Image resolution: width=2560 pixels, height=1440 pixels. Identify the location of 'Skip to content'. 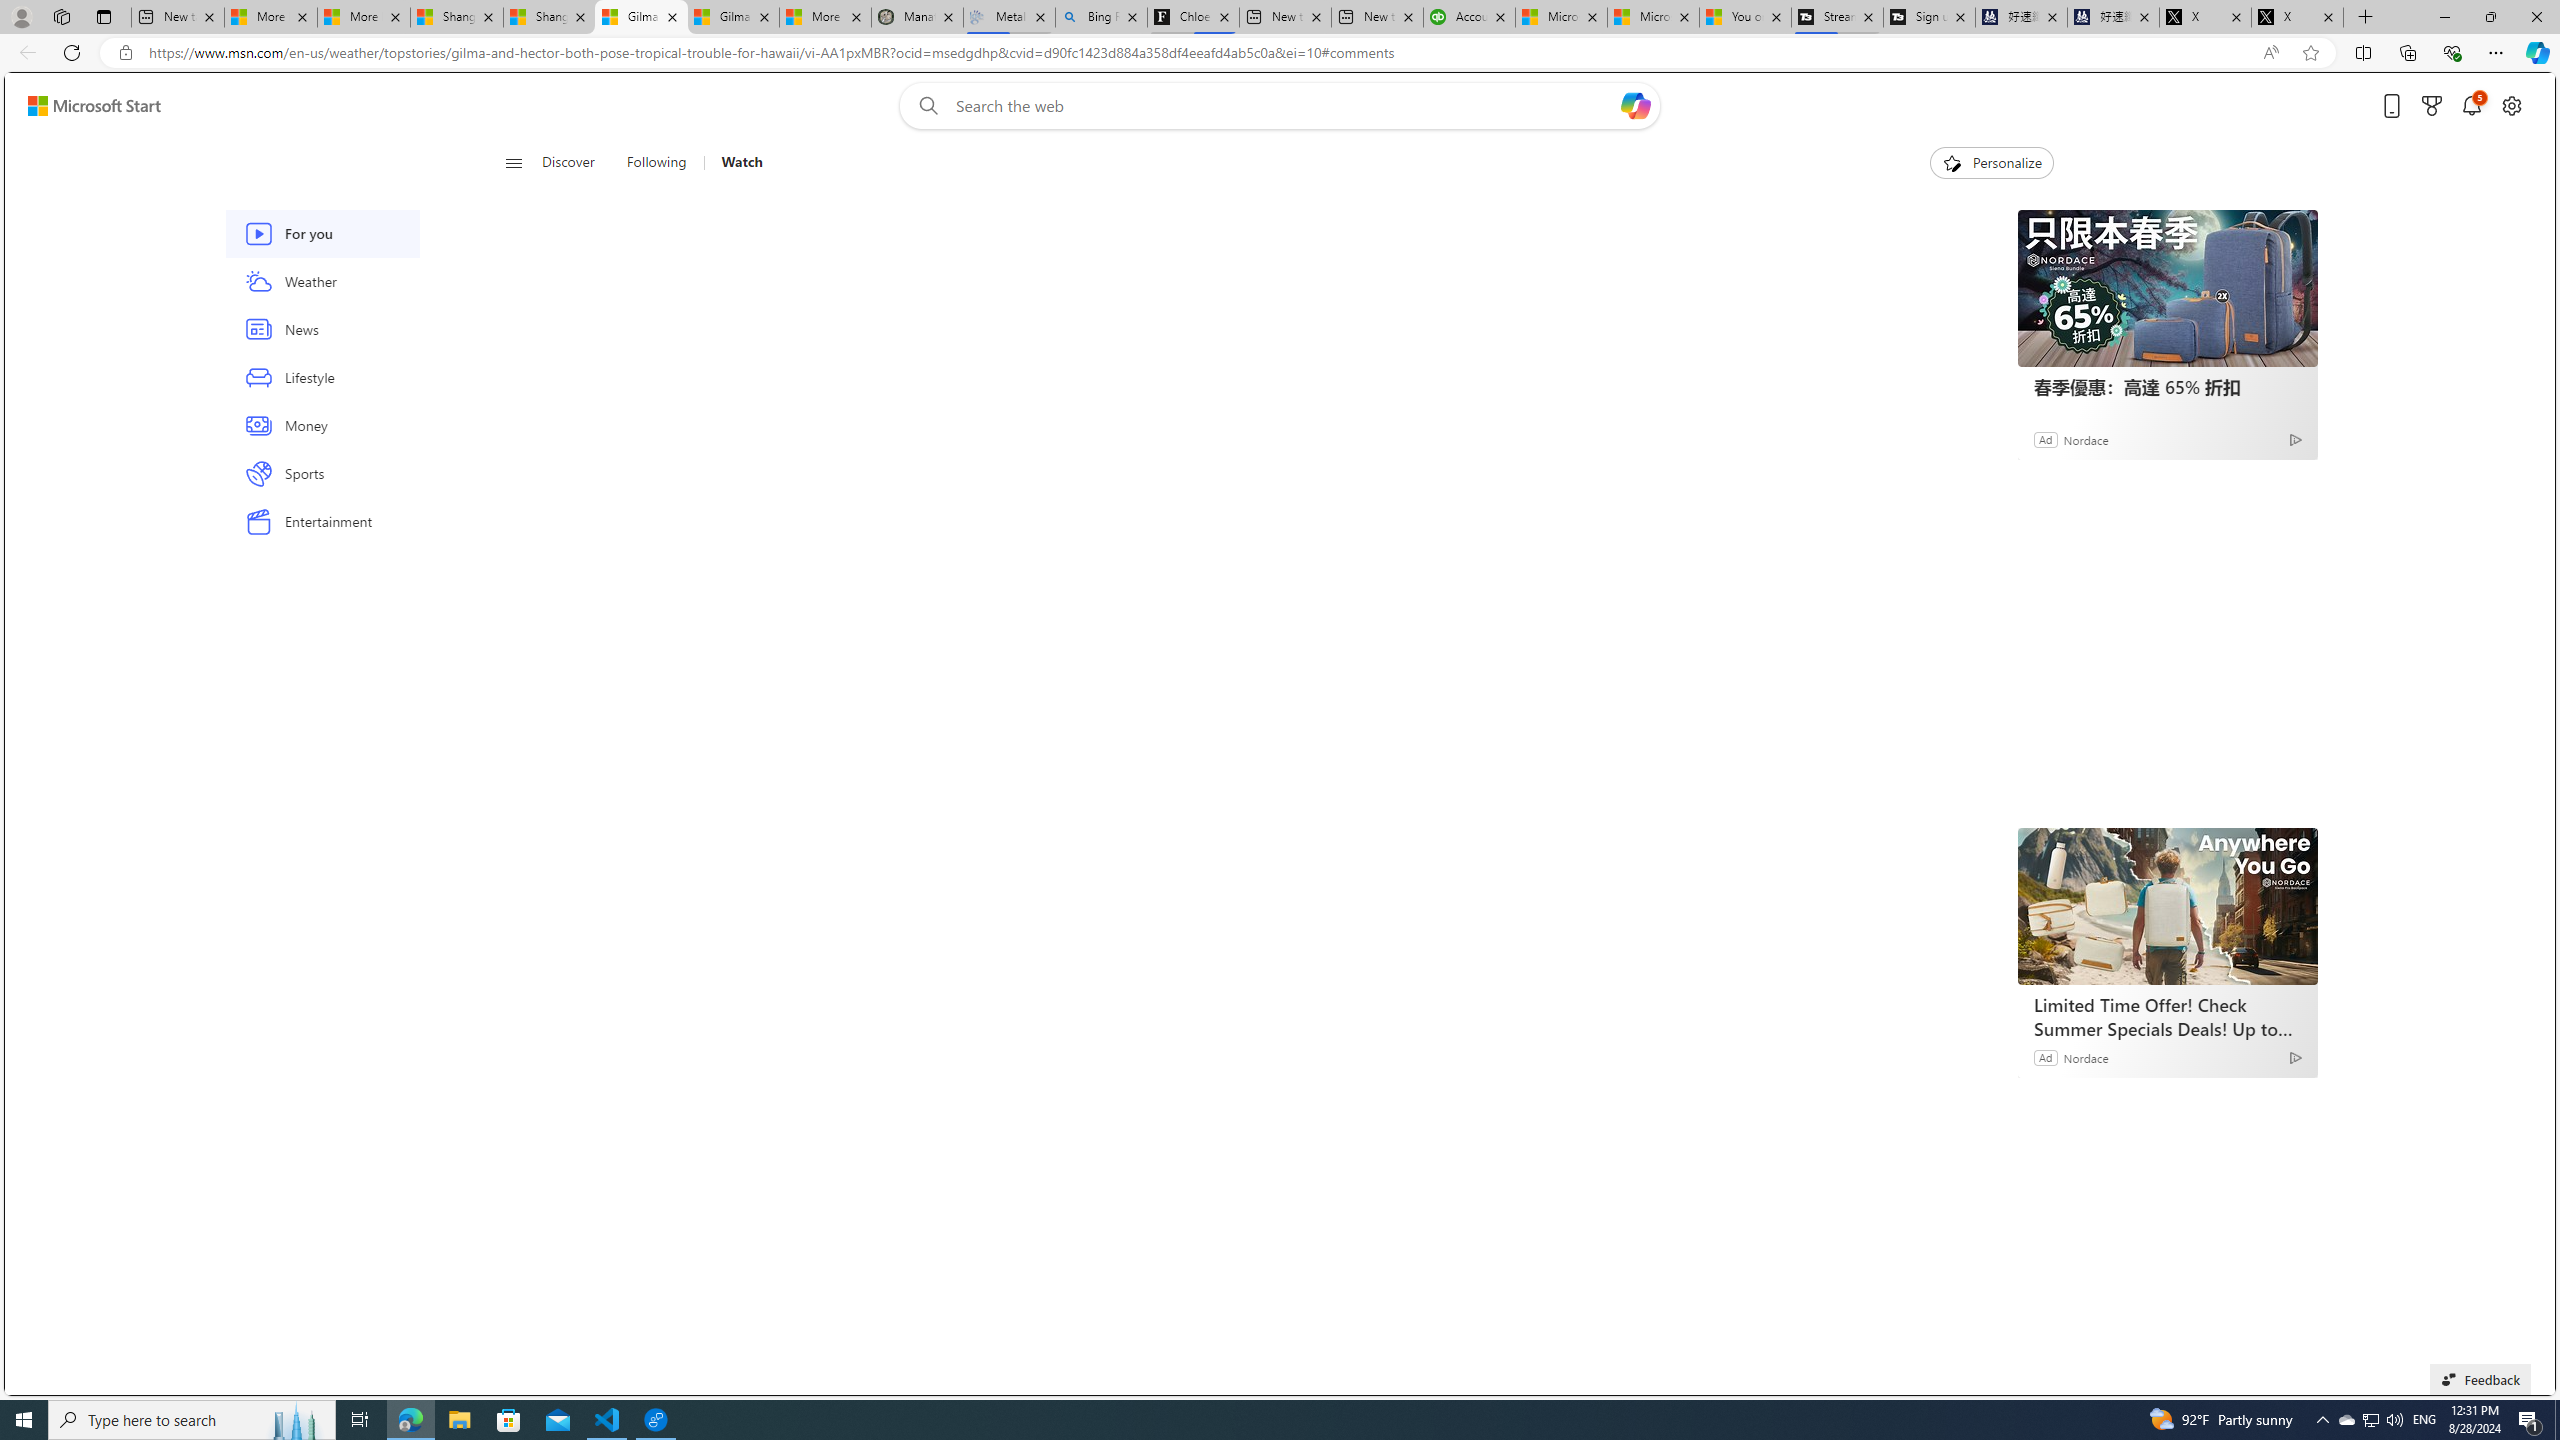
(86, 104).